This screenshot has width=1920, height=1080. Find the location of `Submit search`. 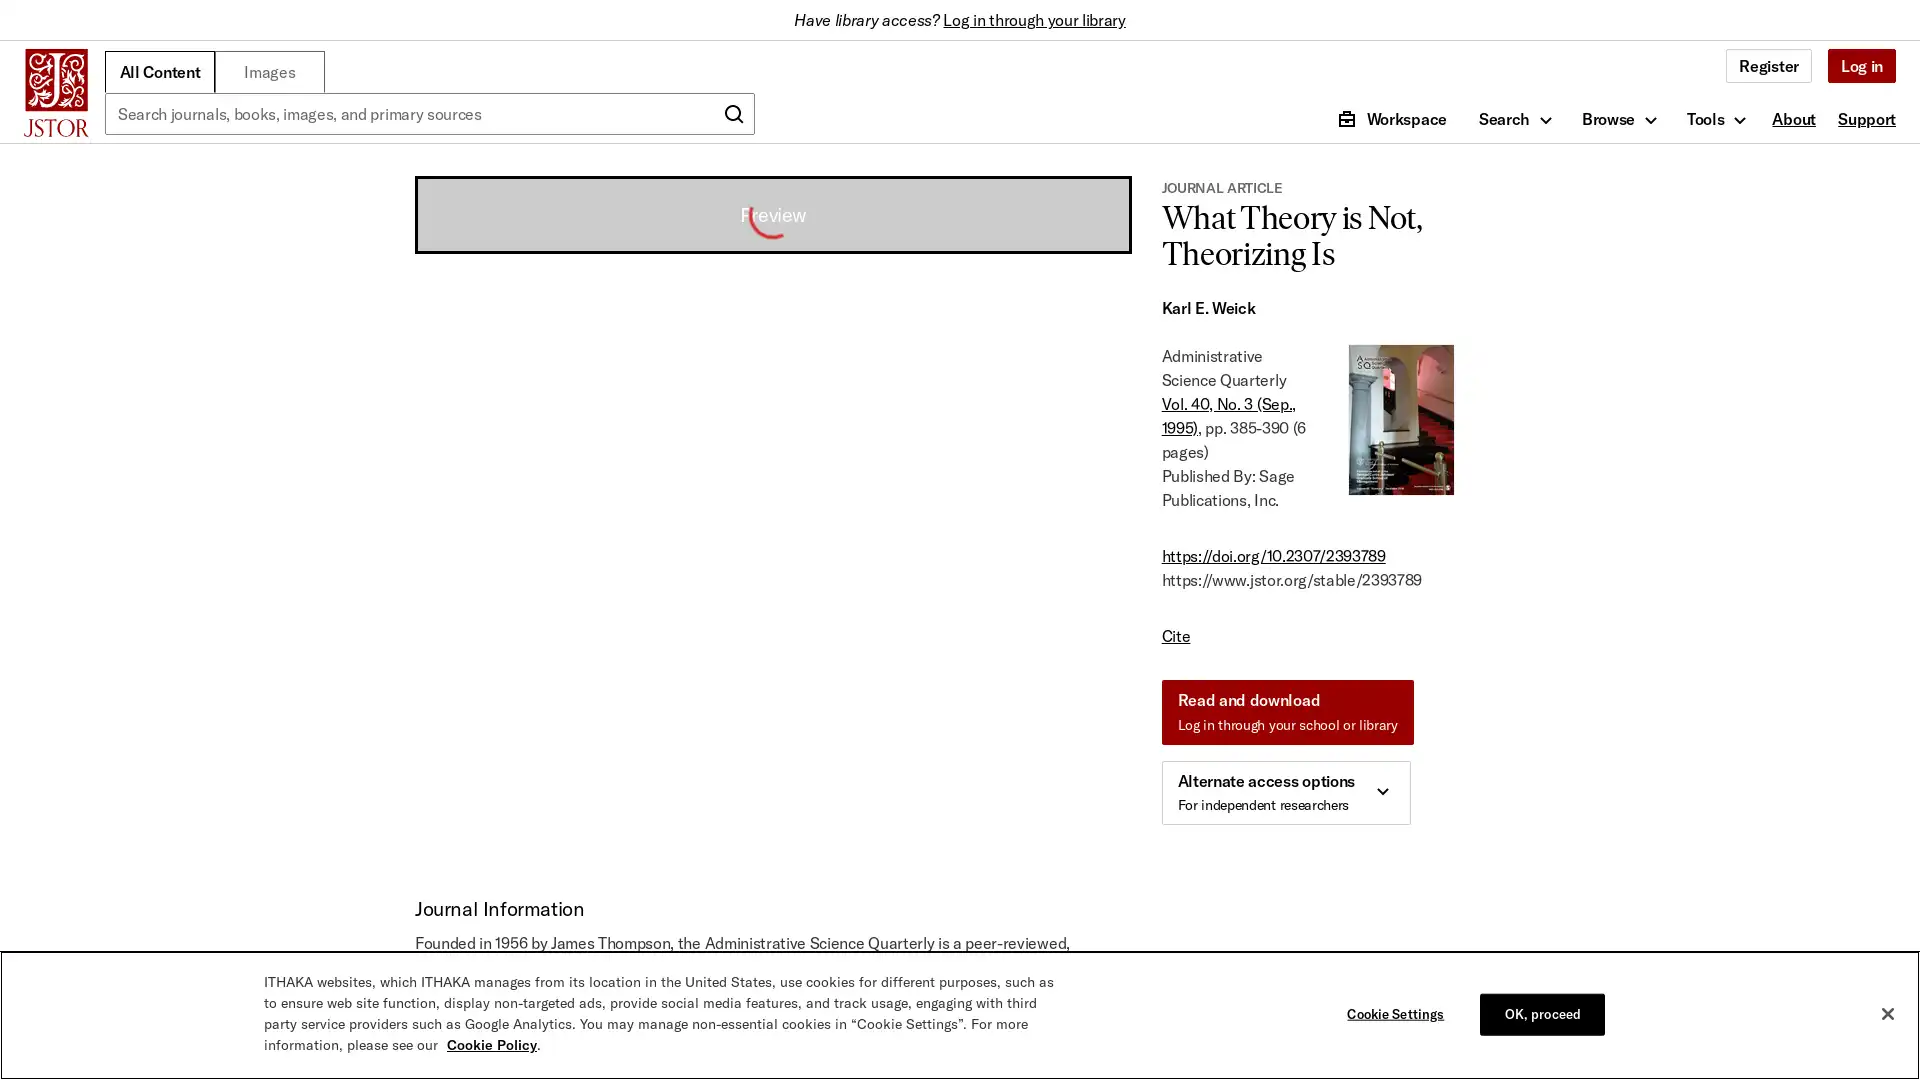

Submit search is located at coordinates (733, 114).